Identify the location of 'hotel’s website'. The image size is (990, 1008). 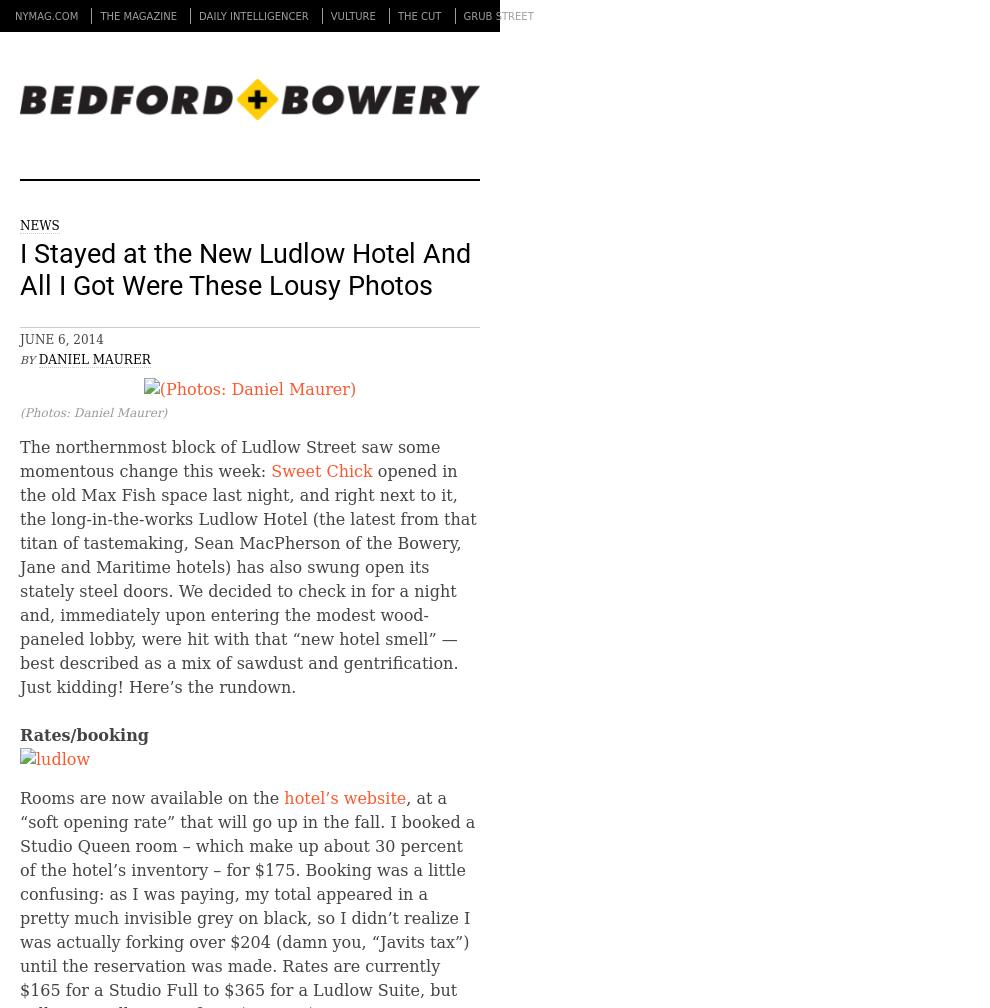
(344, 797).